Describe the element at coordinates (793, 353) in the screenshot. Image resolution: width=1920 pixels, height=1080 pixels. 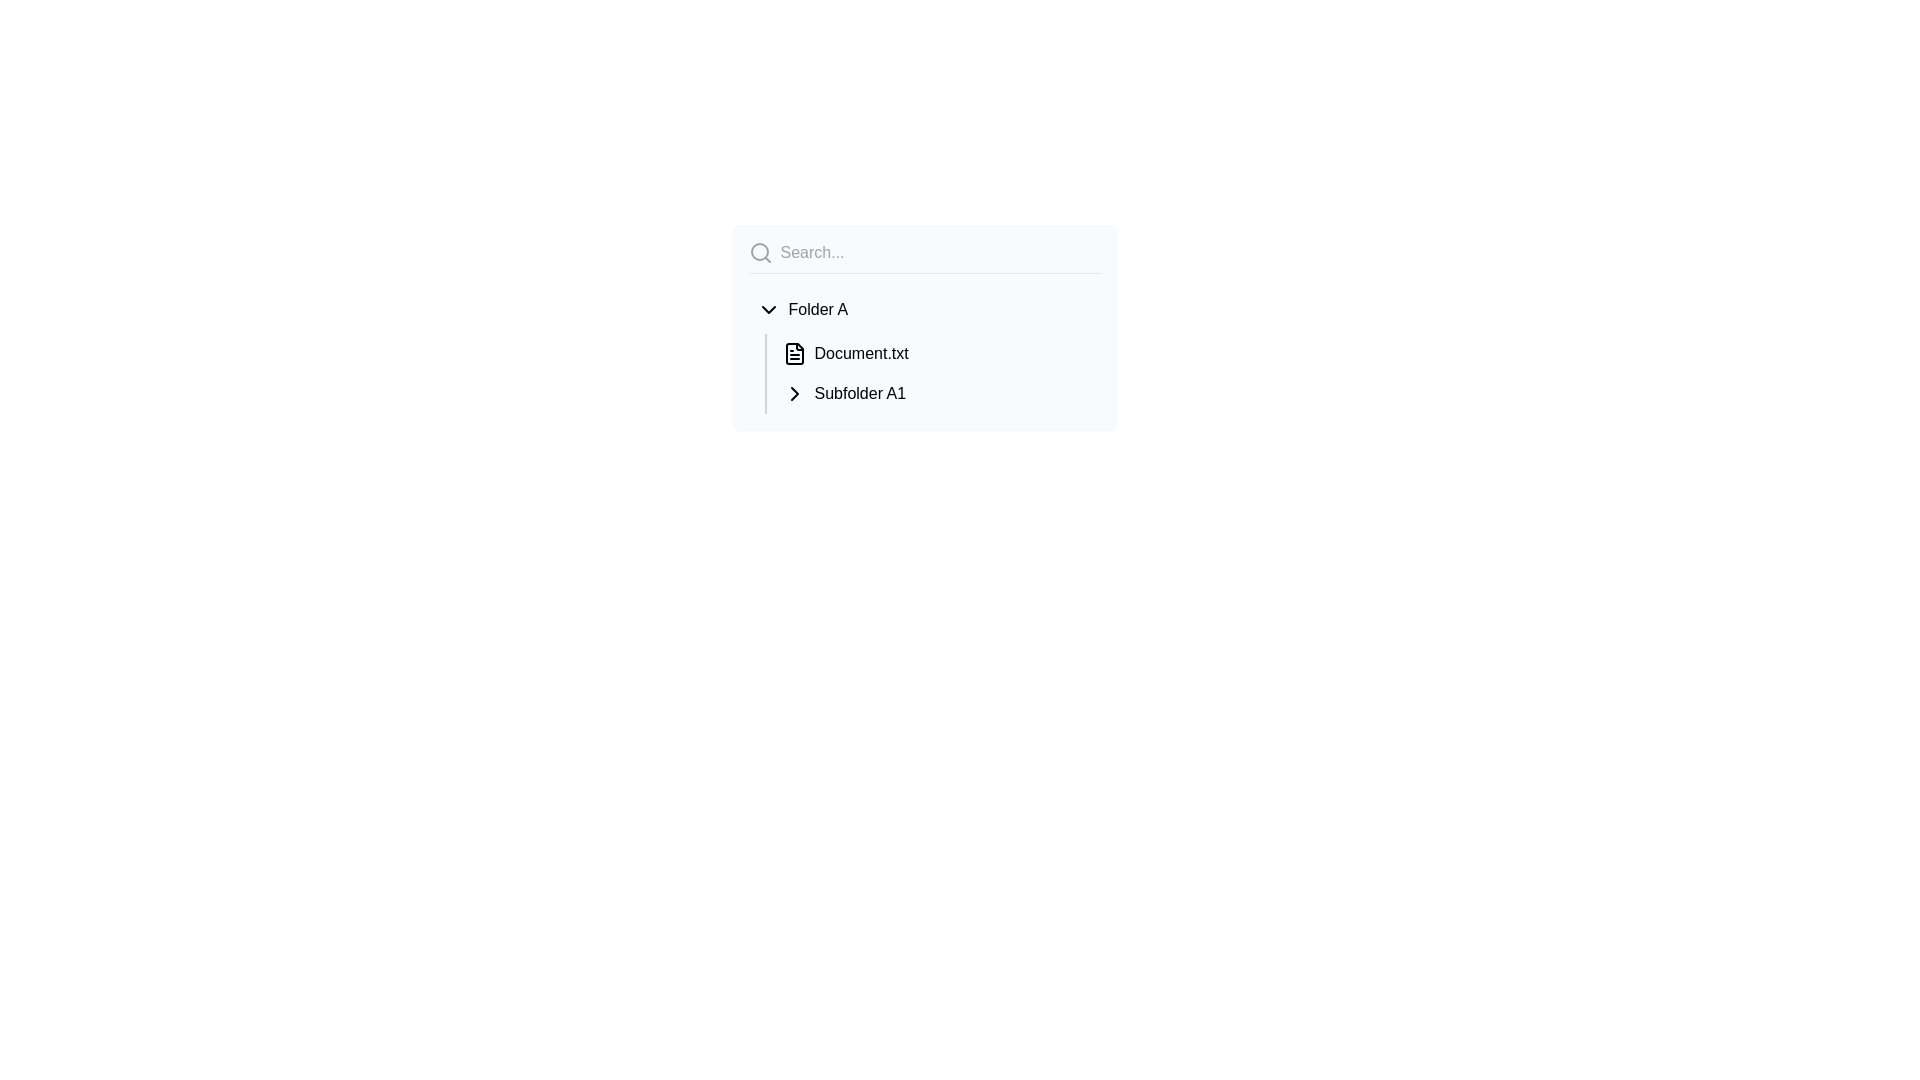
I see `the icon representing 'Document.txt' located to the left of its label in the file list` at that location.